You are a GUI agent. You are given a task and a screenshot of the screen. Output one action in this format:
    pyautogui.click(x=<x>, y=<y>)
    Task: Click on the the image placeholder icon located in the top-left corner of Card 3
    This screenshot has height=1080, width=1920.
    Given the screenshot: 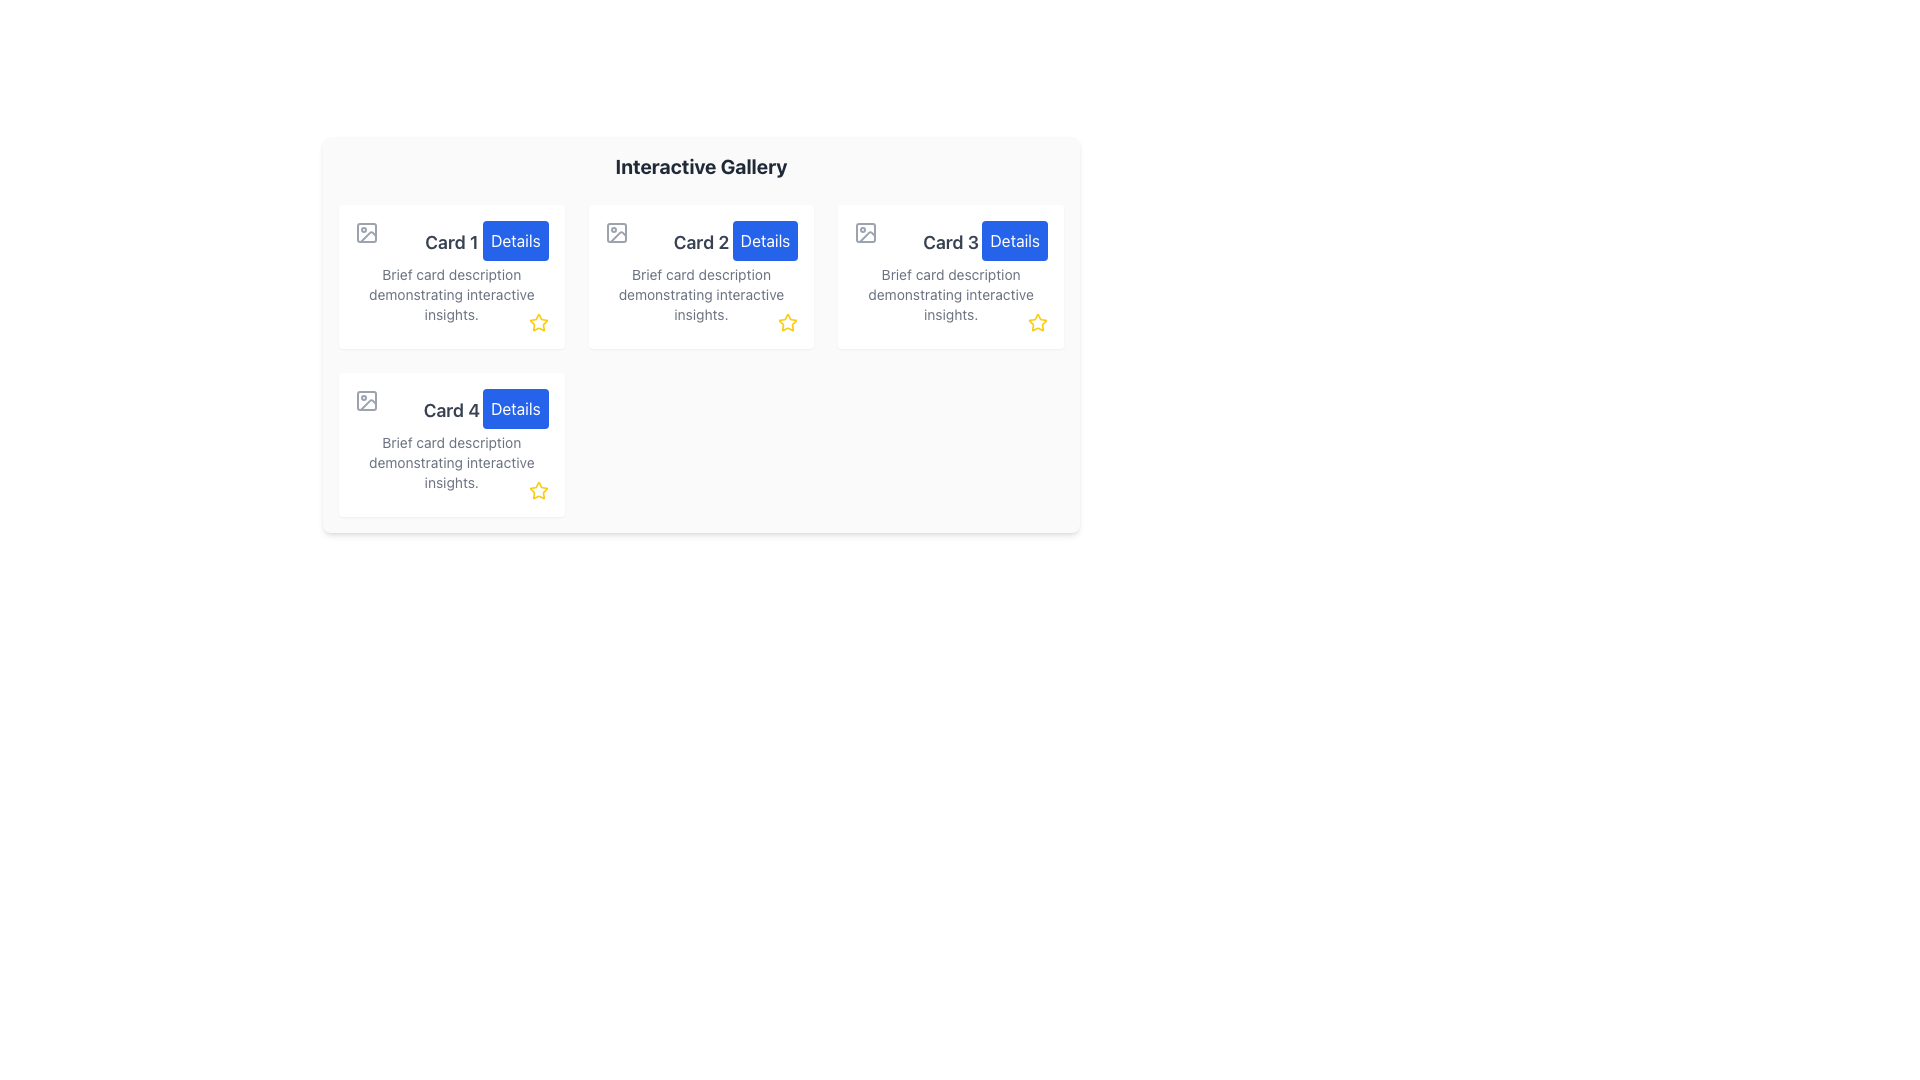 What is the action you would take?
    pyautogui.click(x=866, y=231)
    